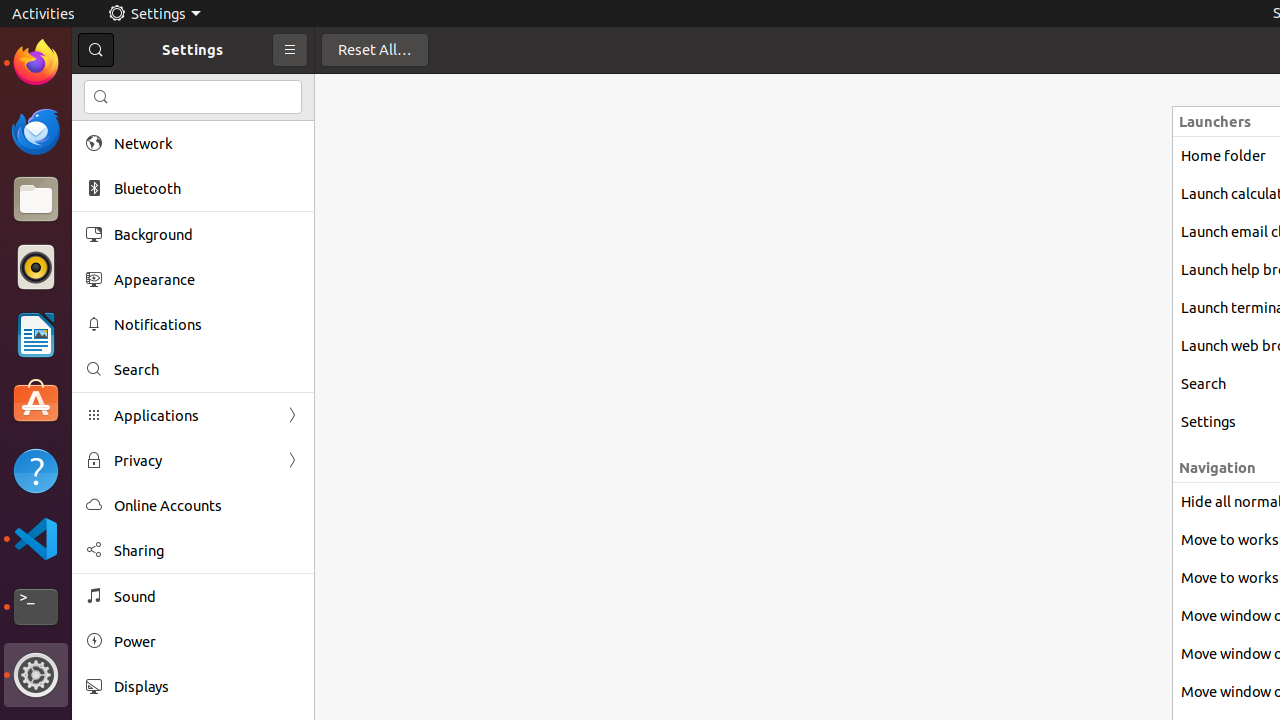 The width and height of the screenshot is (1280, 720). Describe the element at coordinates (43, 13) in the screenshot. I see `'Activities'` at that location.